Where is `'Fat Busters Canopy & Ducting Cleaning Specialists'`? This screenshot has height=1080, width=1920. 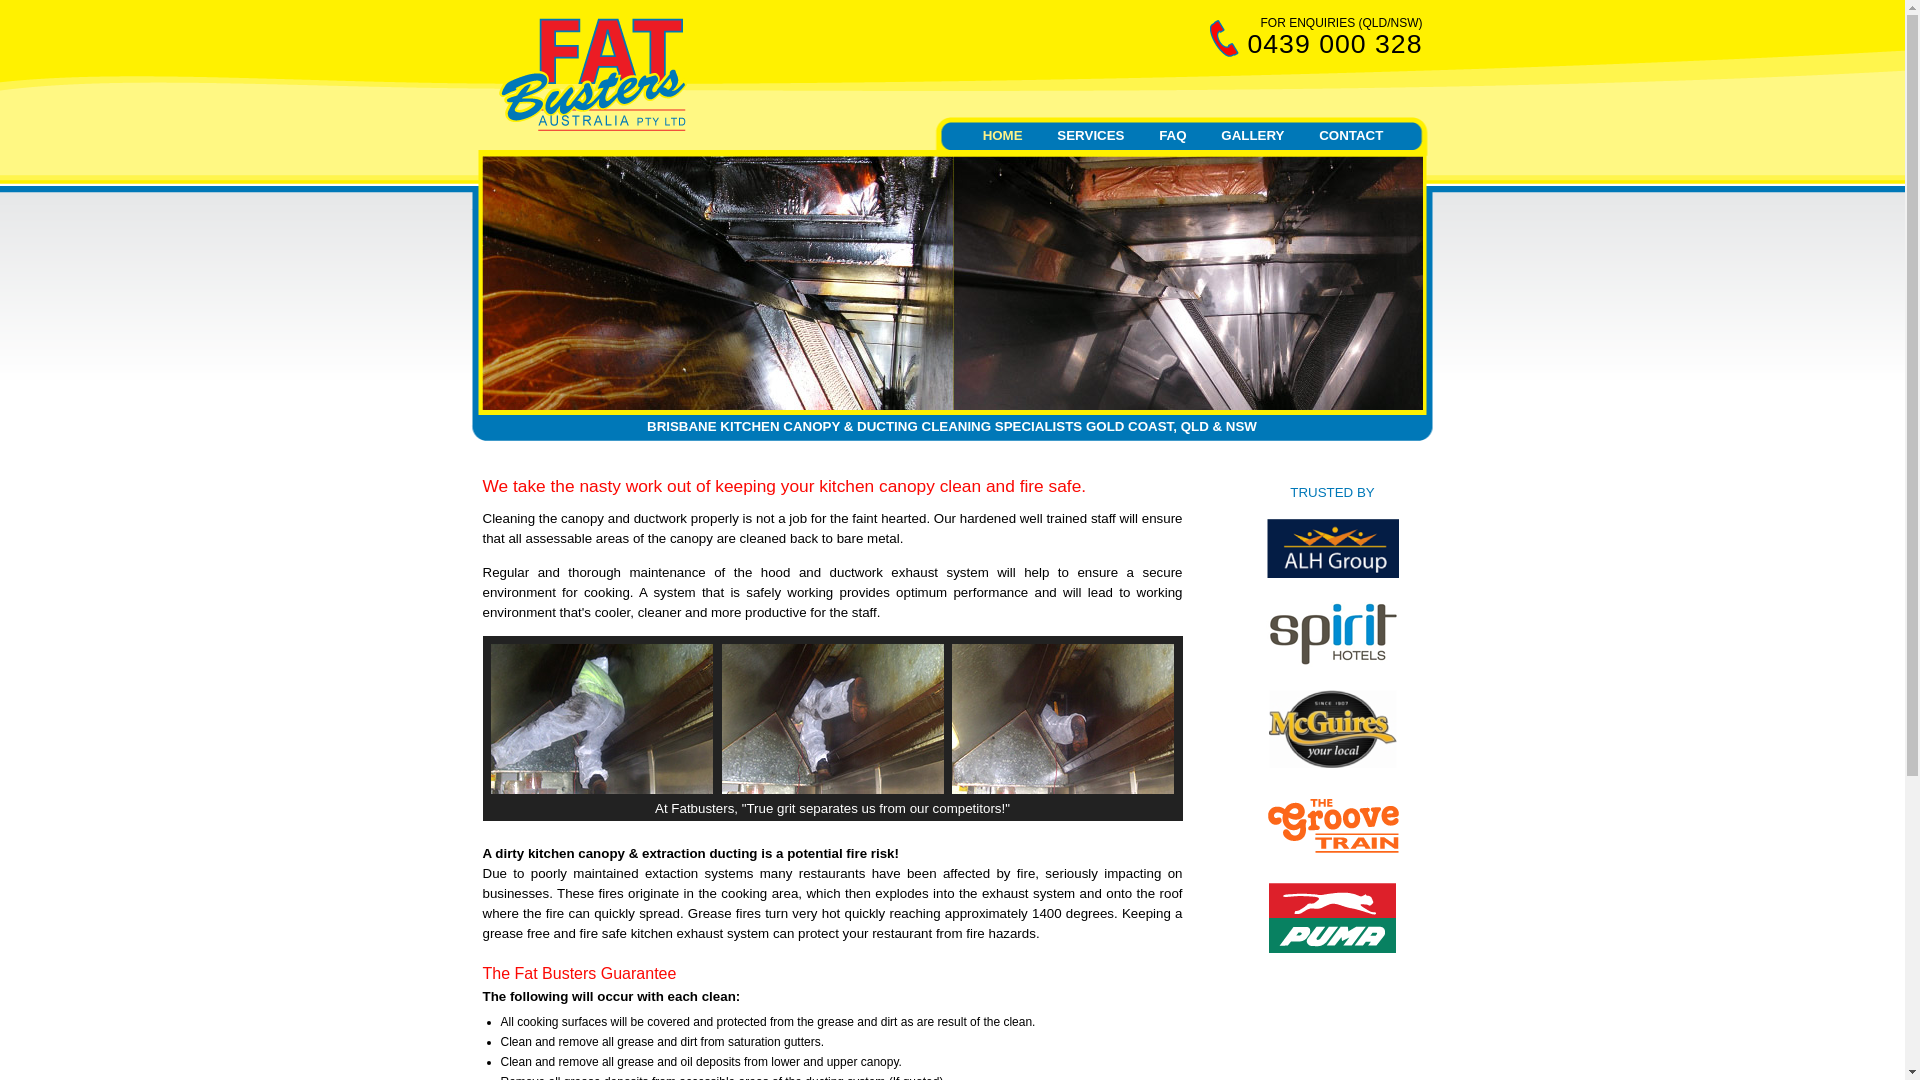
'Fat Busters Canopy & Ducting Cleaning Specialists' is located at coordinates (590, 126).